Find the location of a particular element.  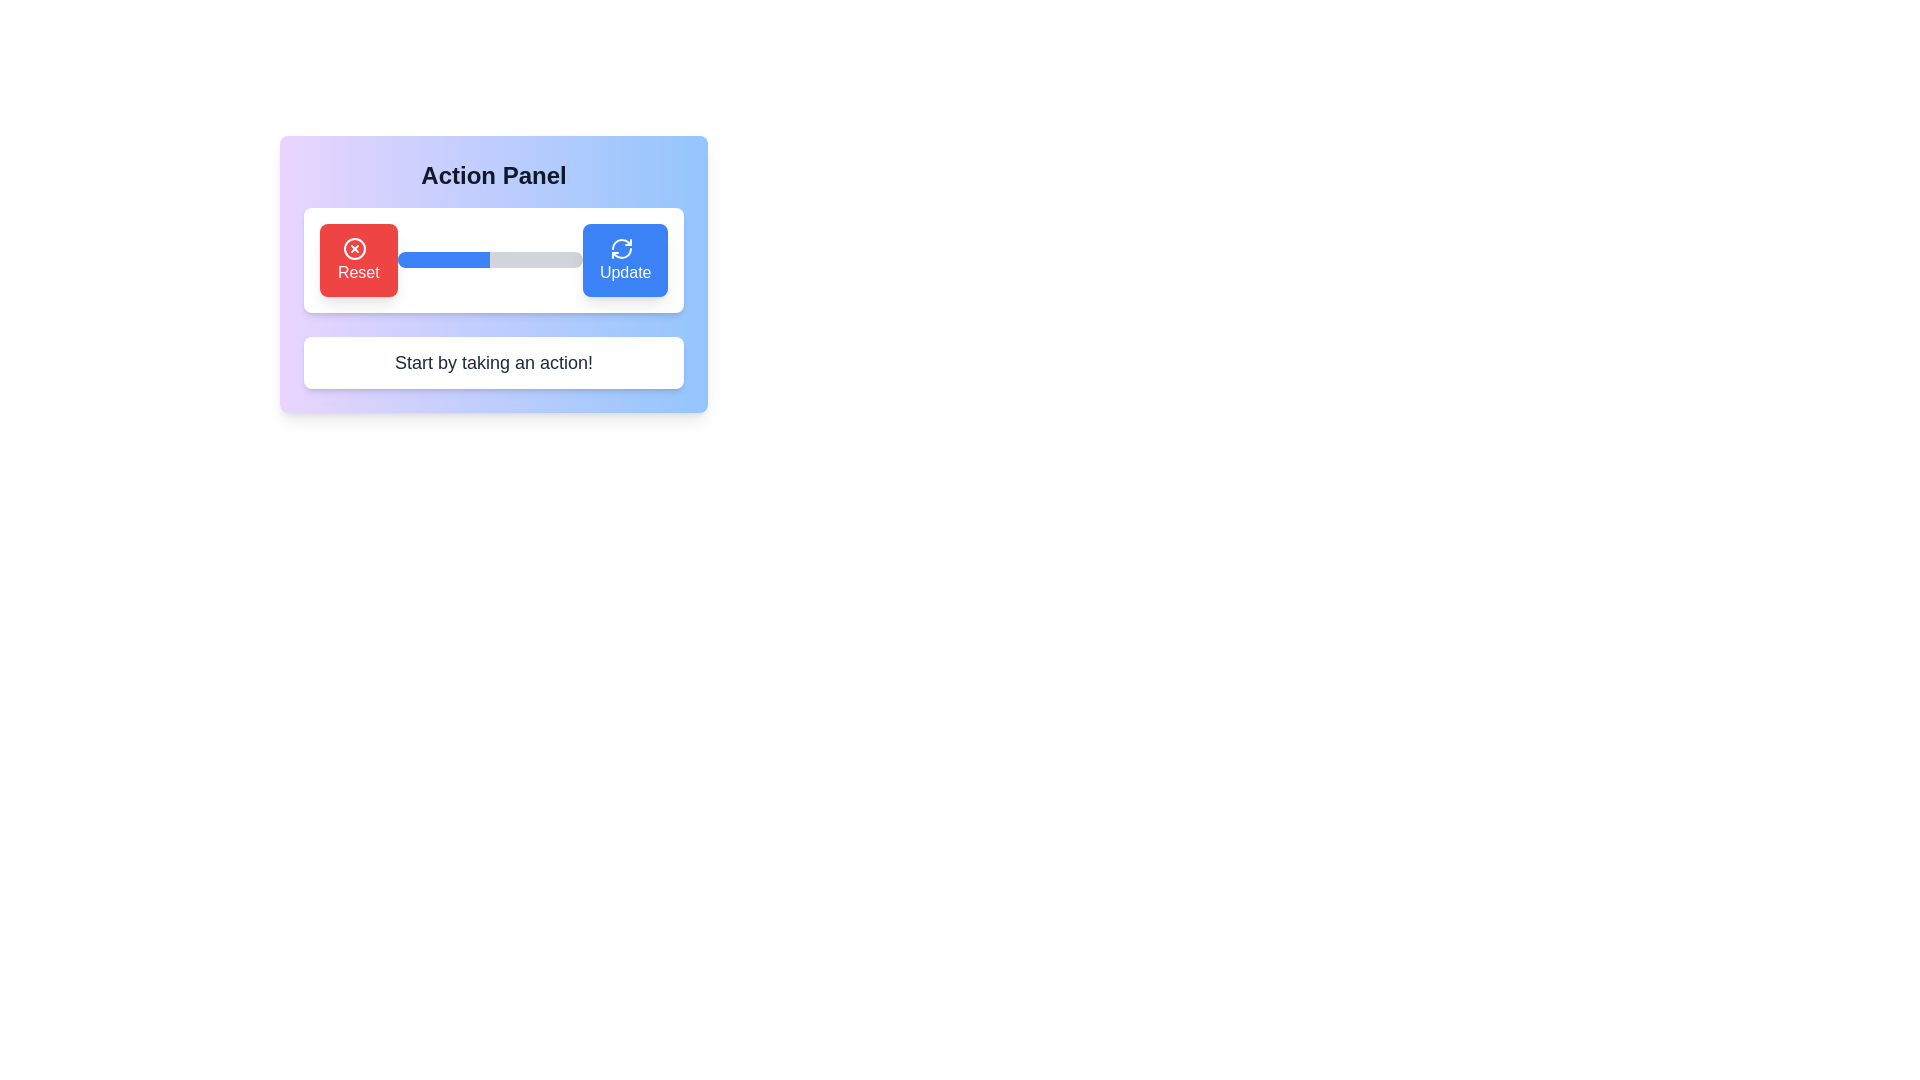

the reset icon located inside the red 'Reset' button on the left side of the horizontal button group in the Action Panel is located at coordinates (354, 247).